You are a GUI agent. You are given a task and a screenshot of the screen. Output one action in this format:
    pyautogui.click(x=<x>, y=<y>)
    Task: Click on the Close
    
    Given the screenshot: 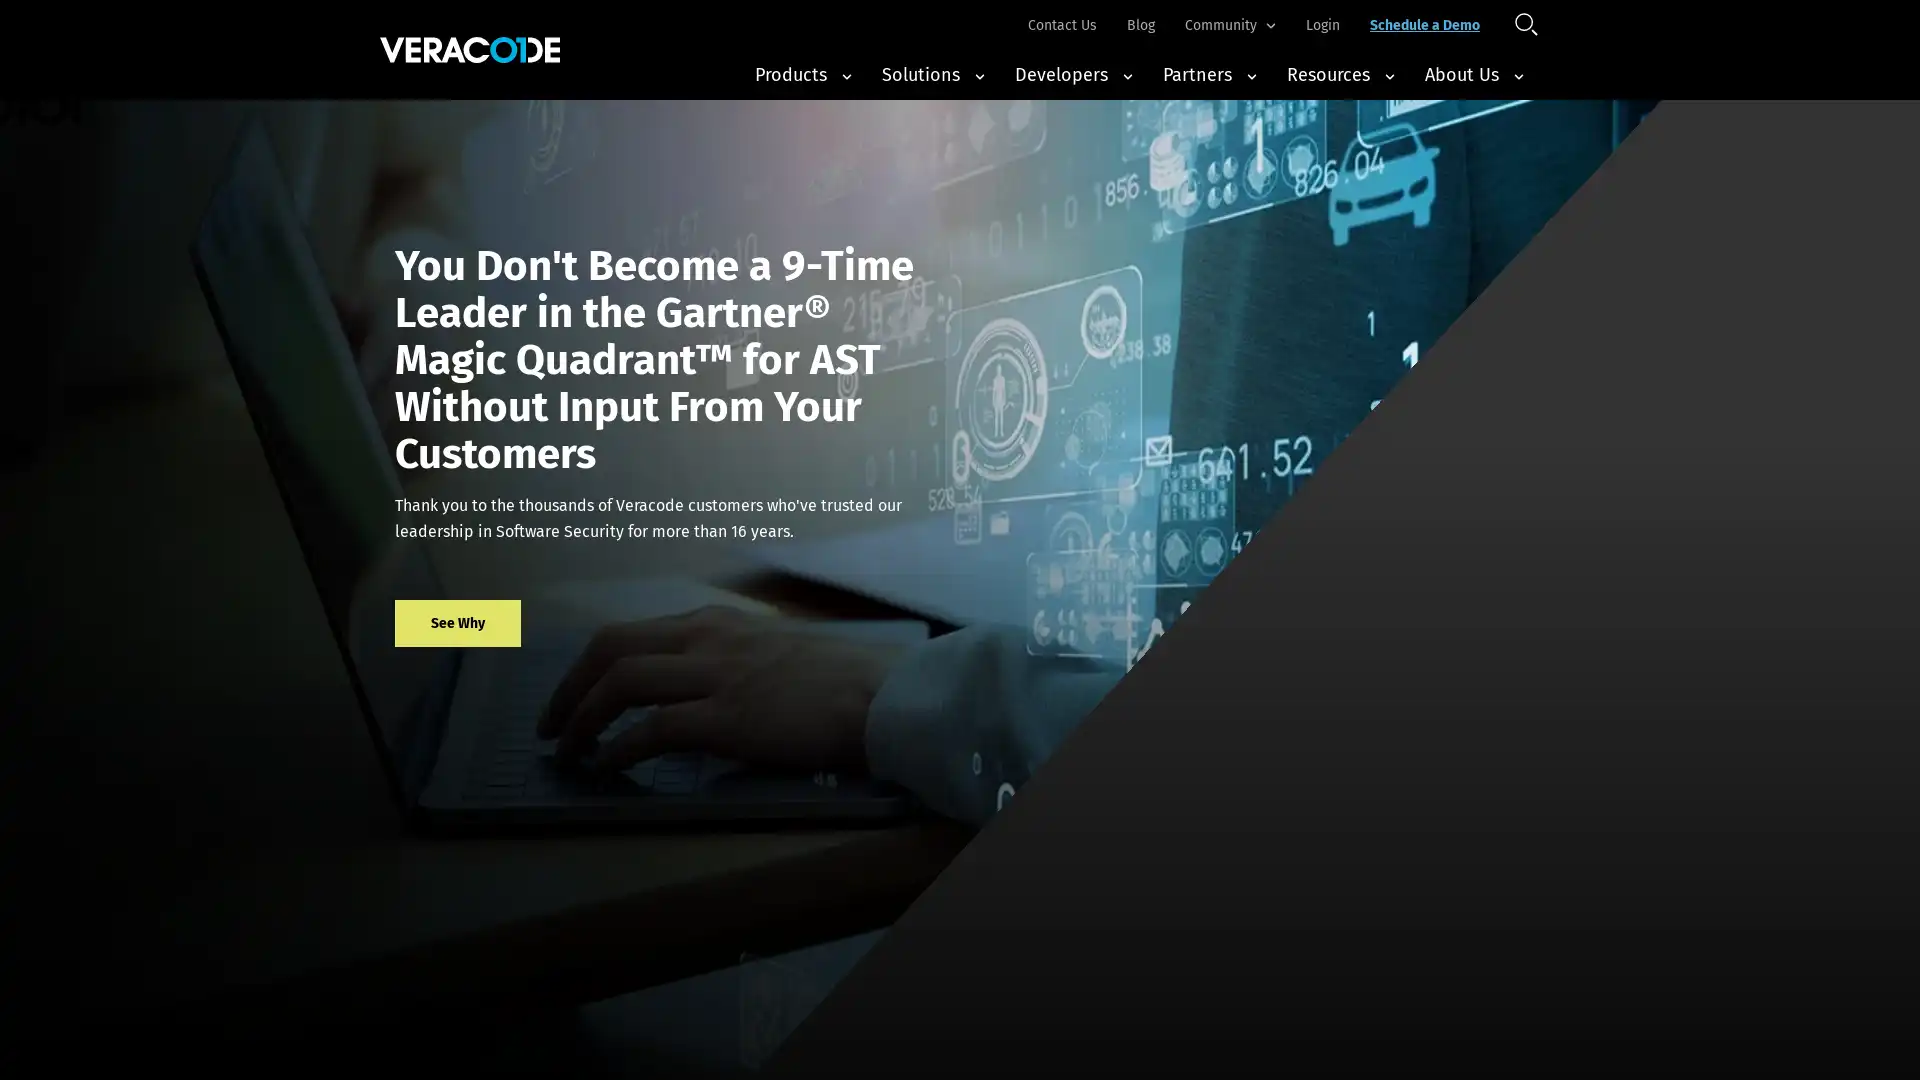 What is the action you would take?
    pyautogui.click(x=1886, y=1003)
    